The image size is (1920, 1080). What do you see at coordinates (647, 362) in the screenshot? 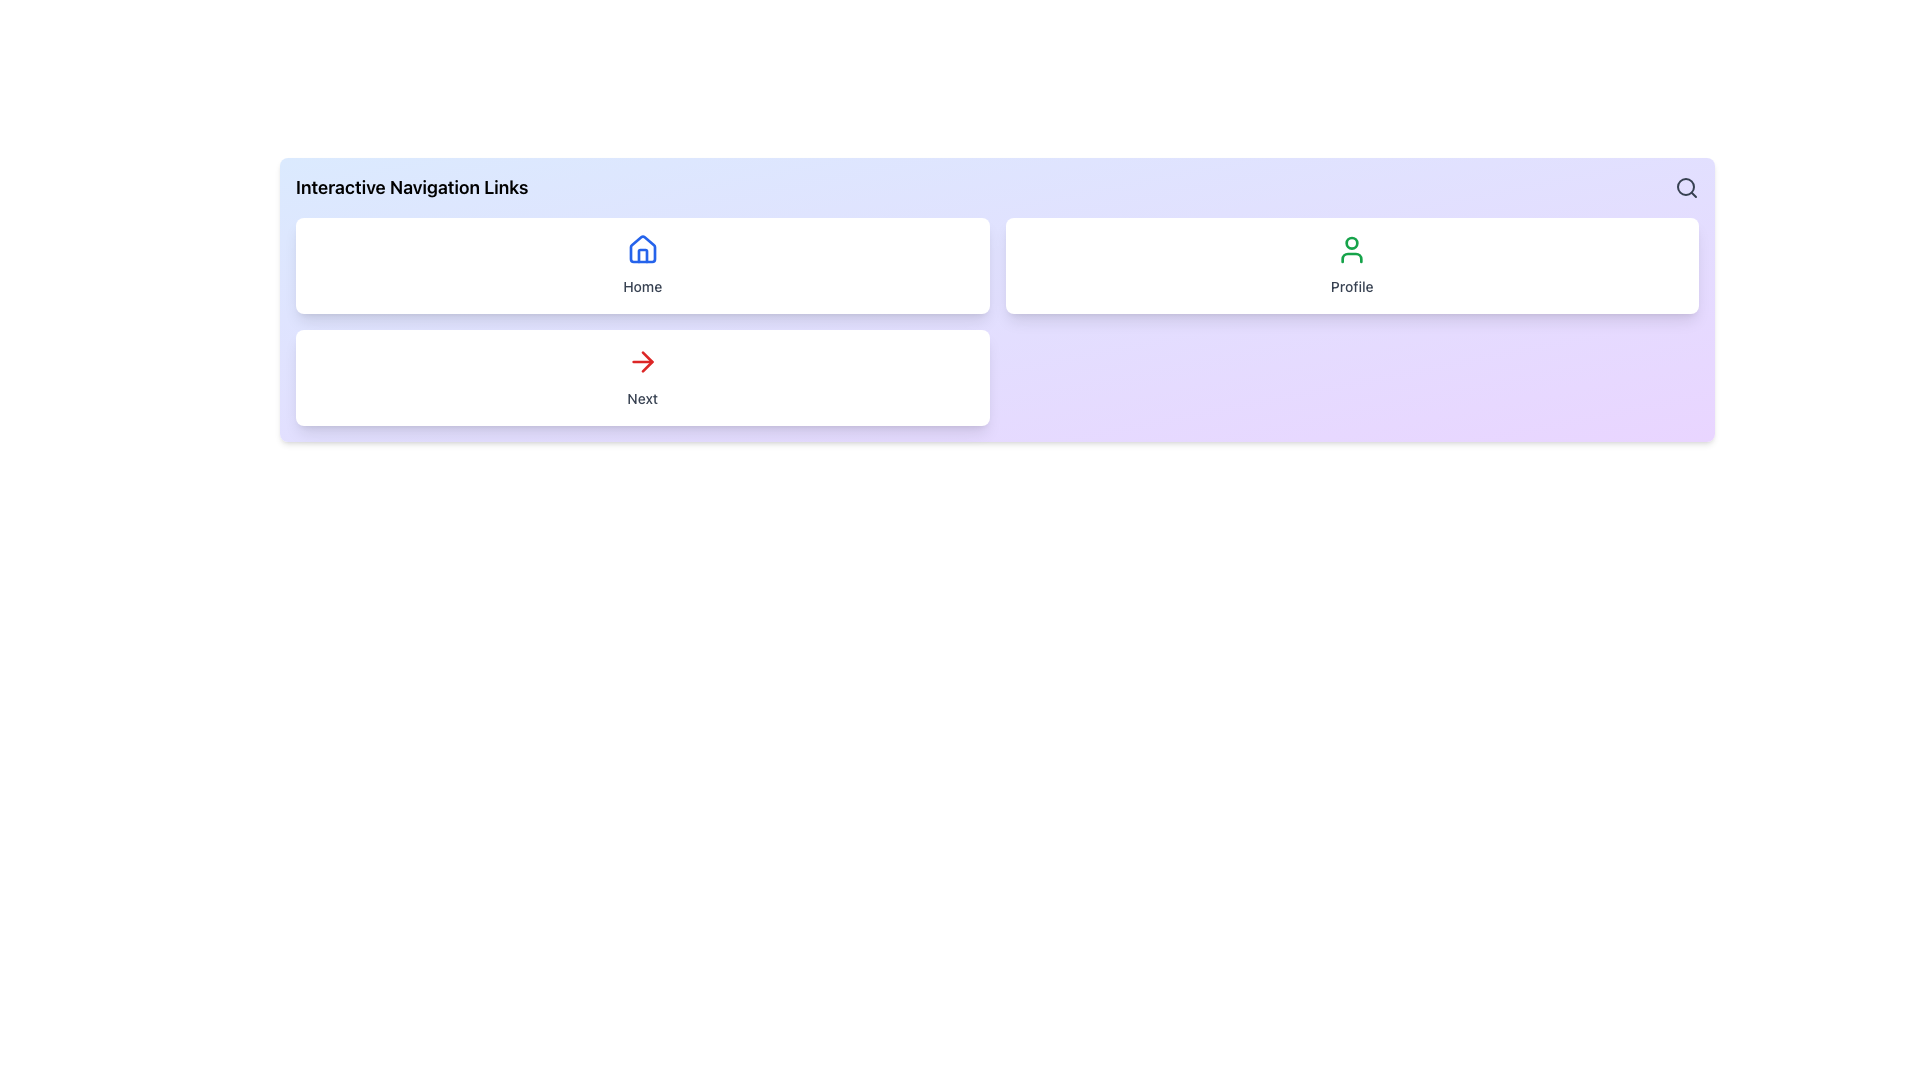
I see `the red arrow icon located within the white rectangular card labeled 'Next', which is positioned at the bottom-left of the interface` at bounding box center [647, 362].